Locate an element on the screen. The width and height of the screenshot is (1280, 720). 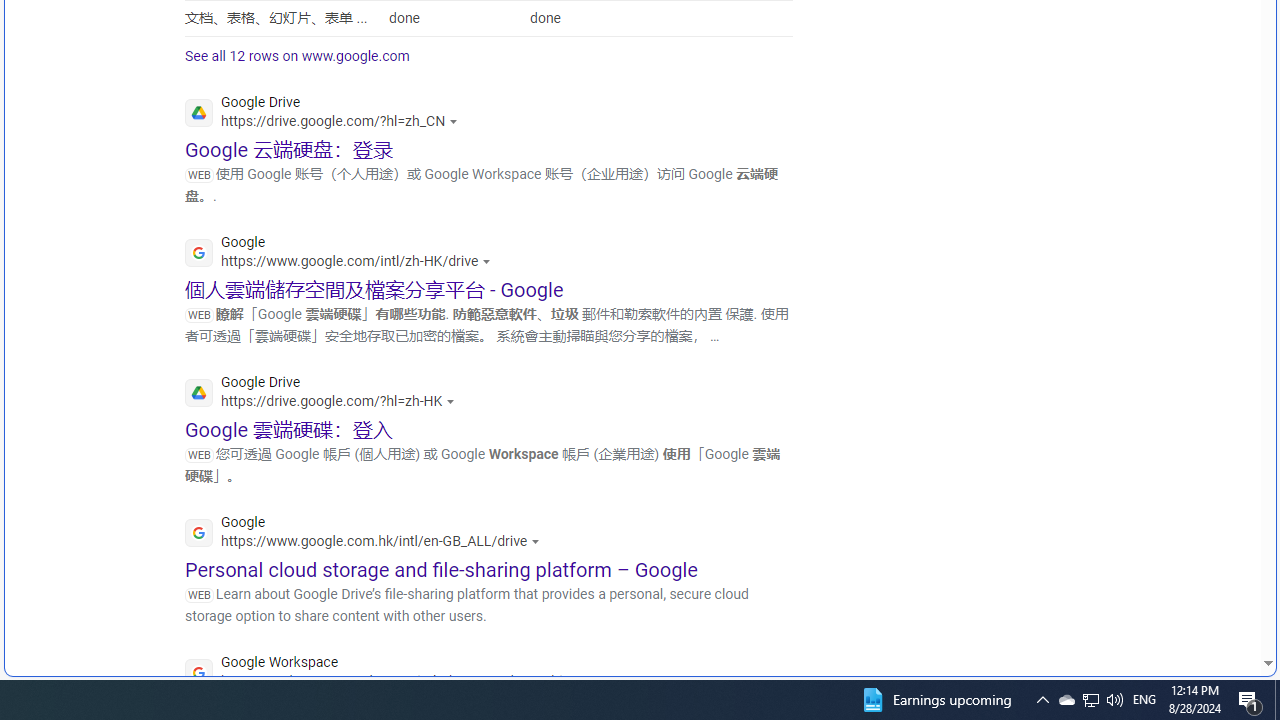
'Global web icon' is located at coordinates (199, 673).